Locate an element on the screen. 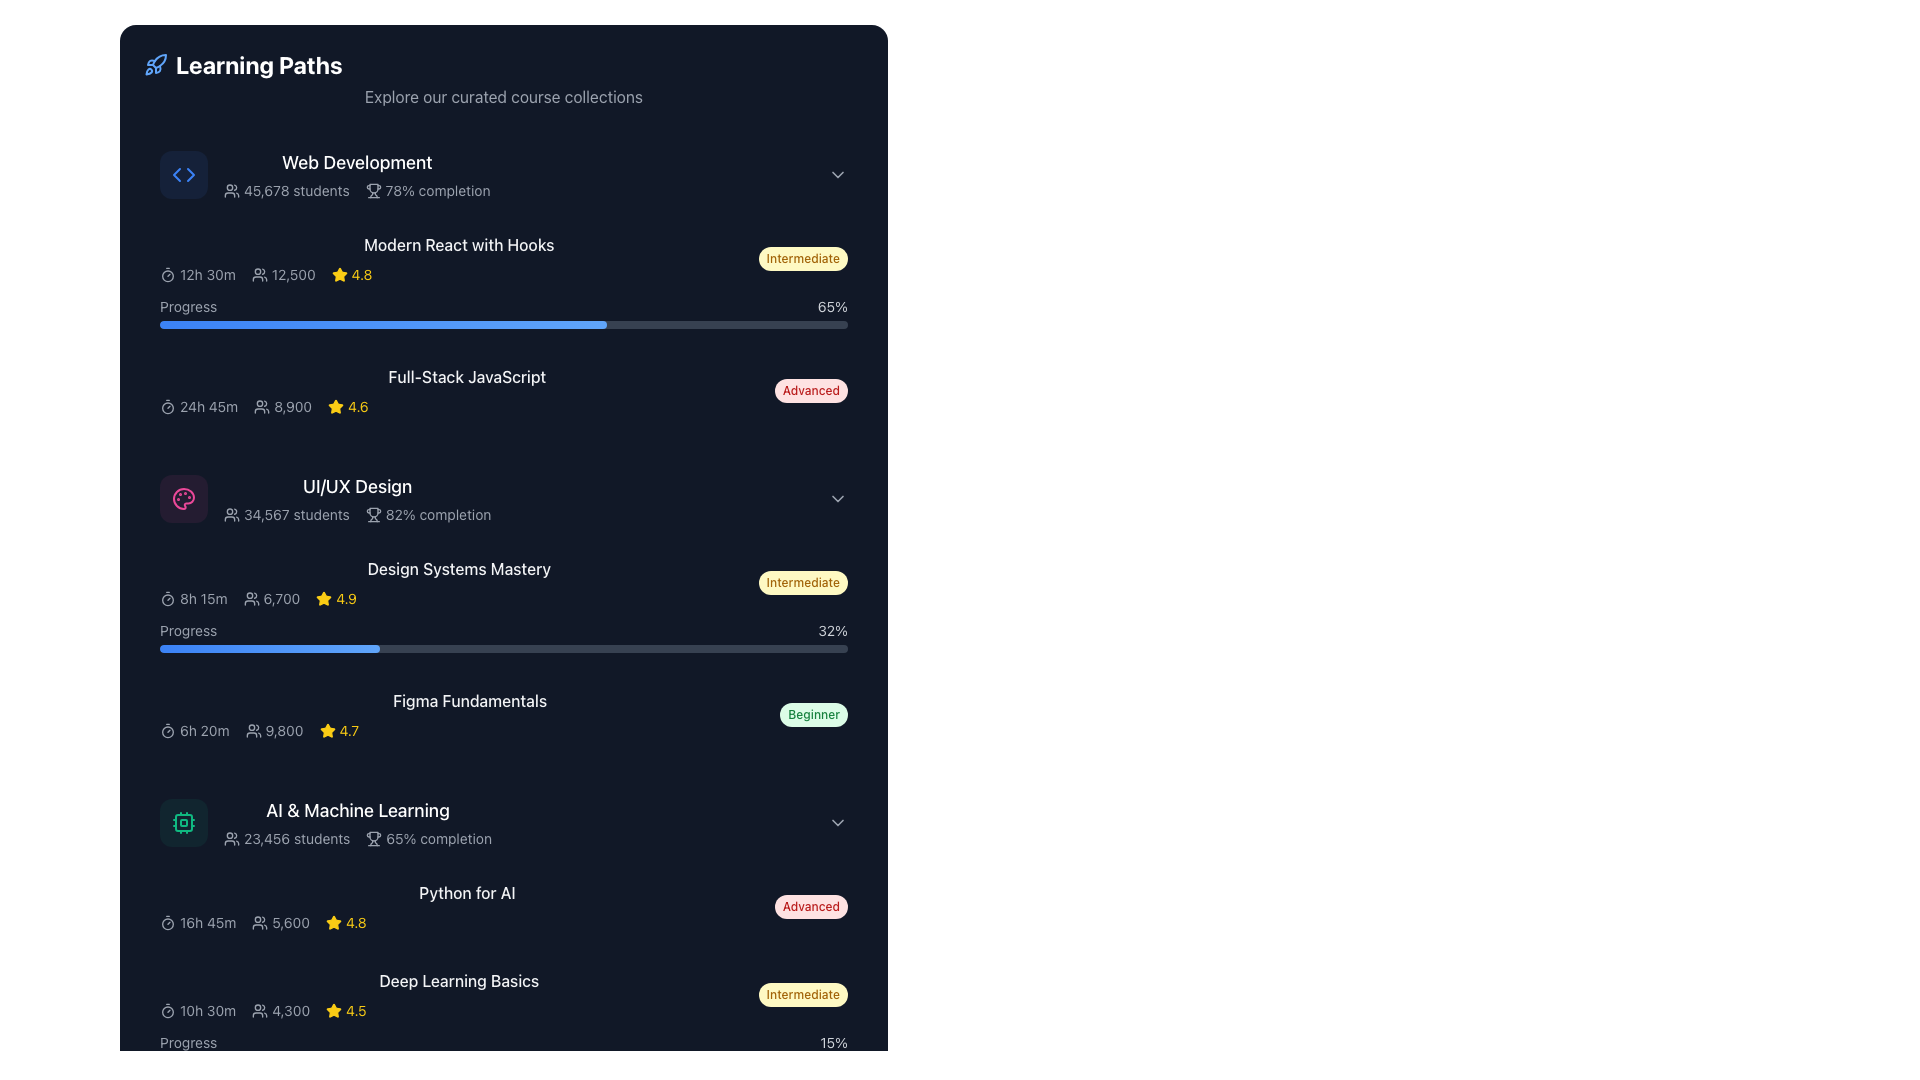 This screenshot has height=1080, width=1920. the progress bar is located at coordinates (241, 323).